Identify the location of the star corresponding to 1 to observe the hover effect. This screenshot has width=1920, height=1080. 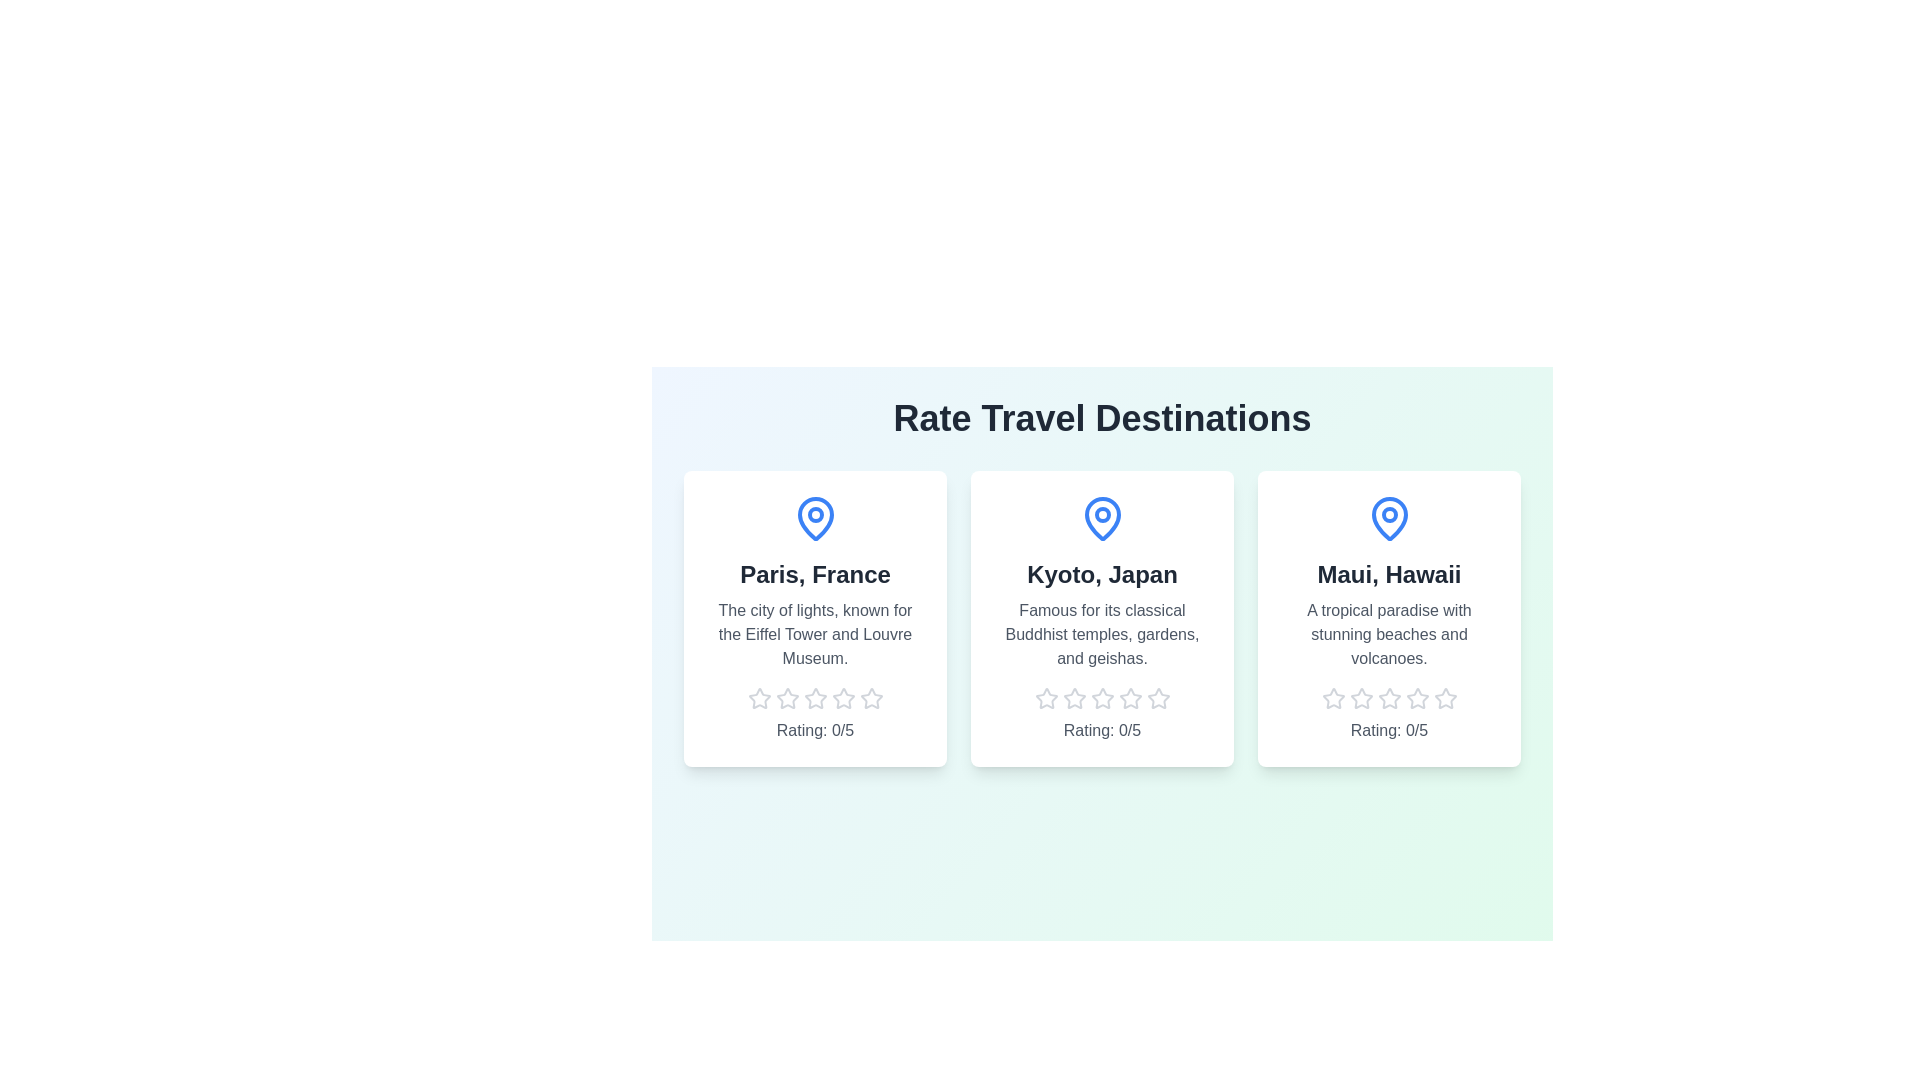
(758, 697).